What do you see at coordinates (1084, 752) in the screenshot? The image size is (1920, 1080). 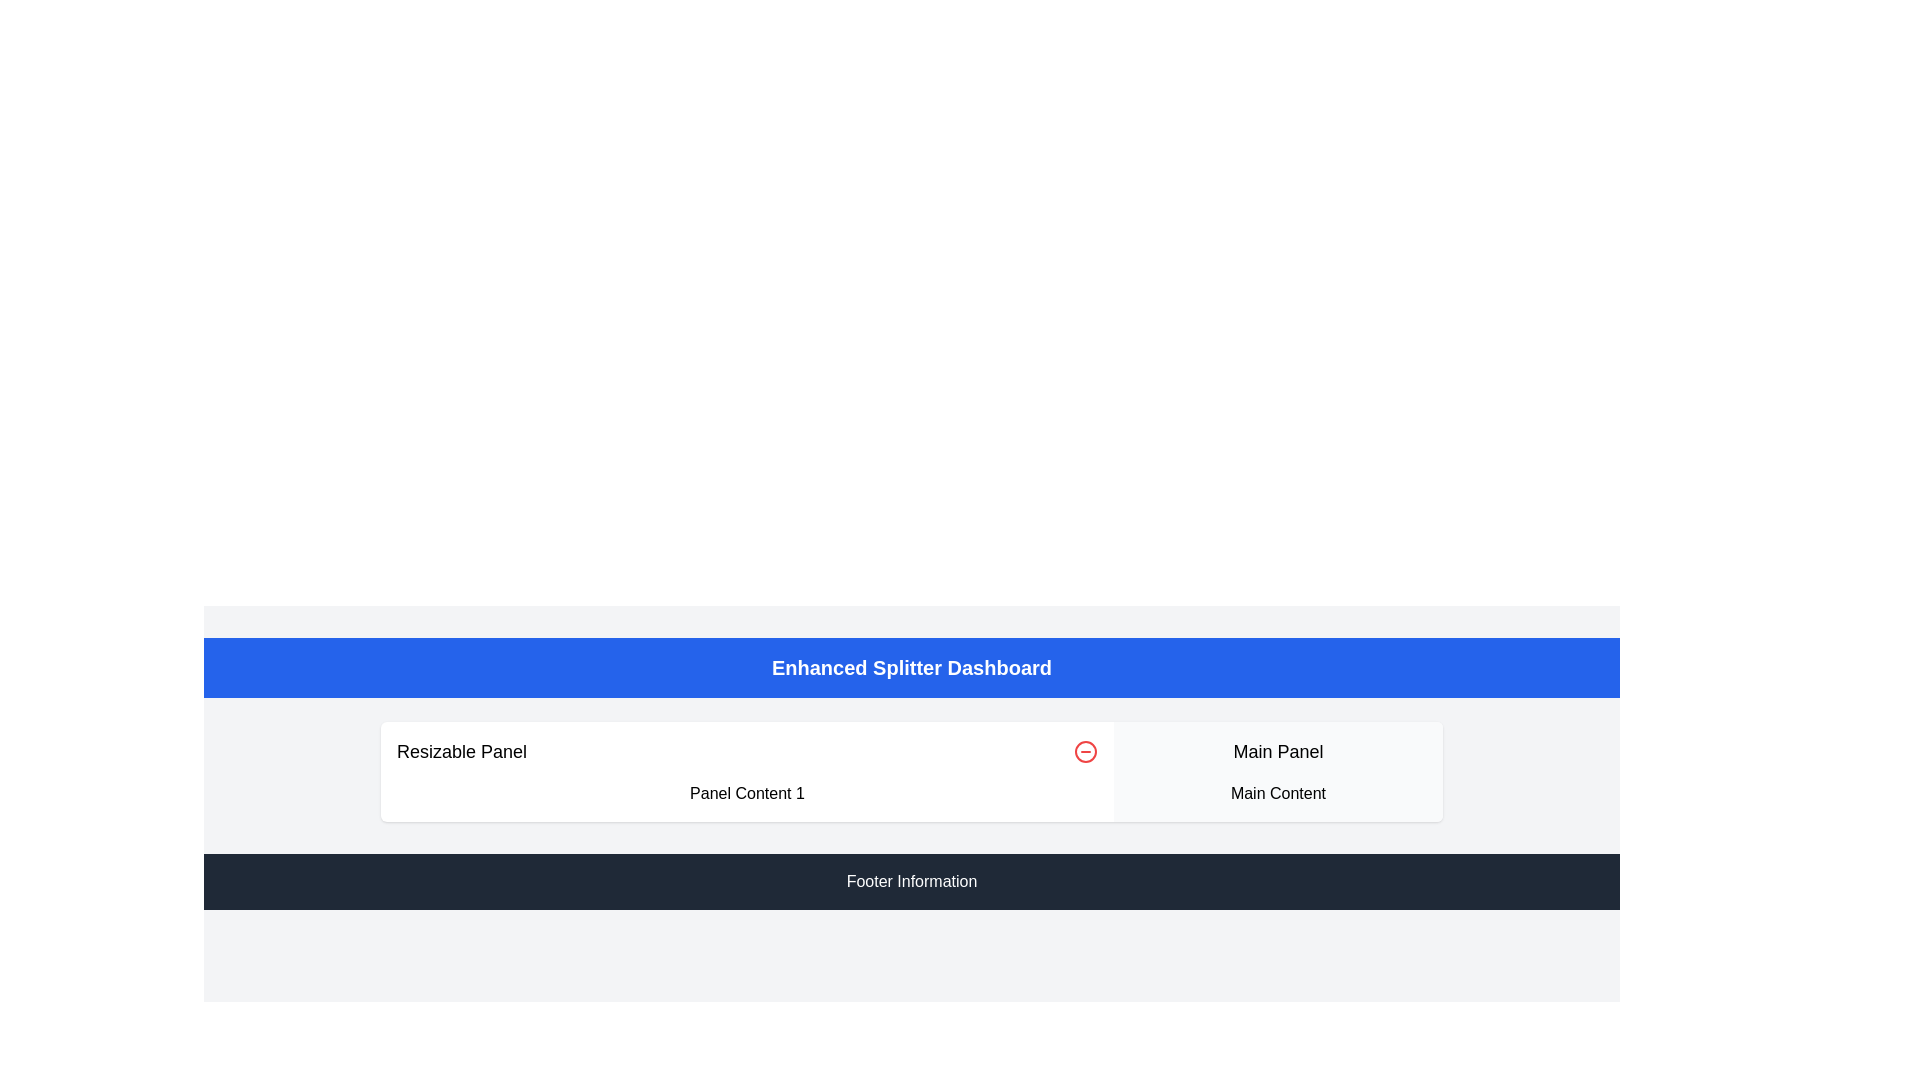 I see `the red circular icon button with a minus symbol, located adjacent to the 'Resizable Panel' text` at bounding box center [1084, 752].